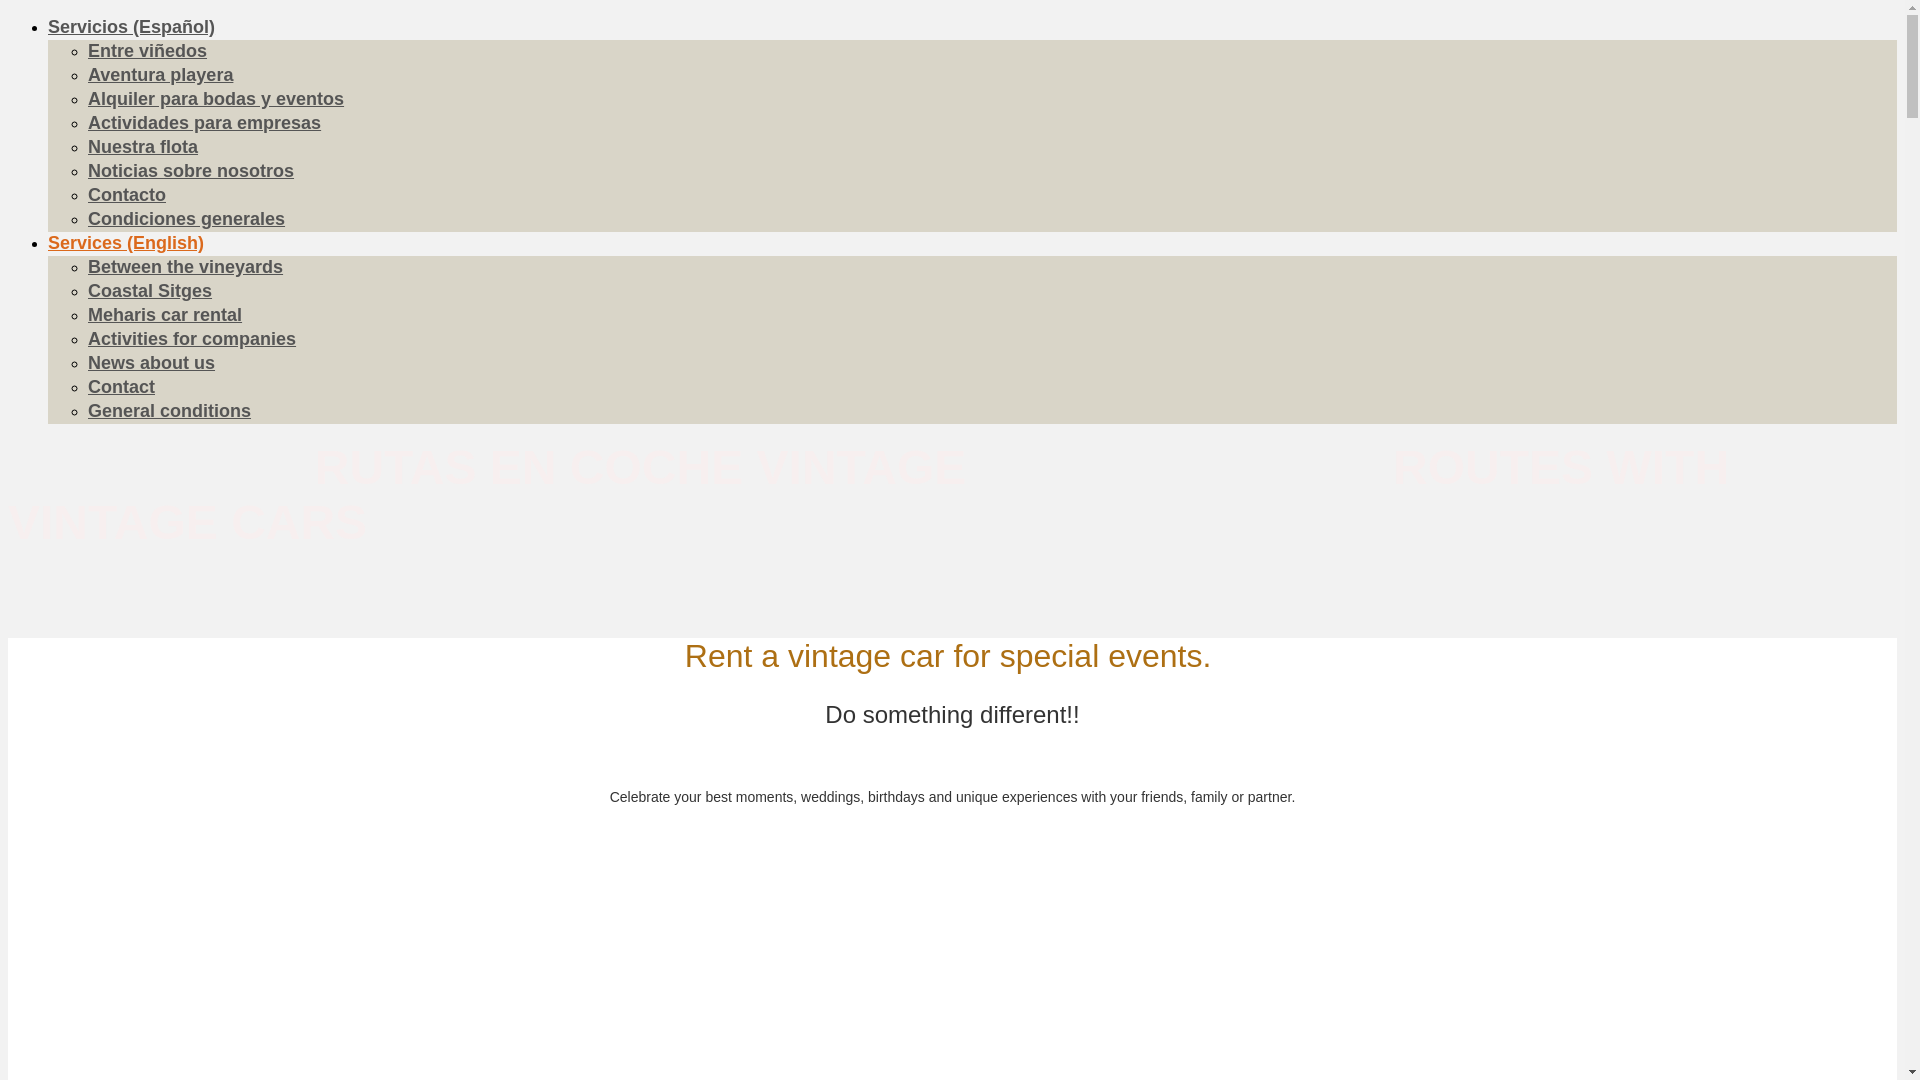 The height and width of the screenshot is (1080, 1920). Describe the element at coordinates (216, 99) in the screenshot. I see `'Alquiler para bodas y eventos'` at that location.